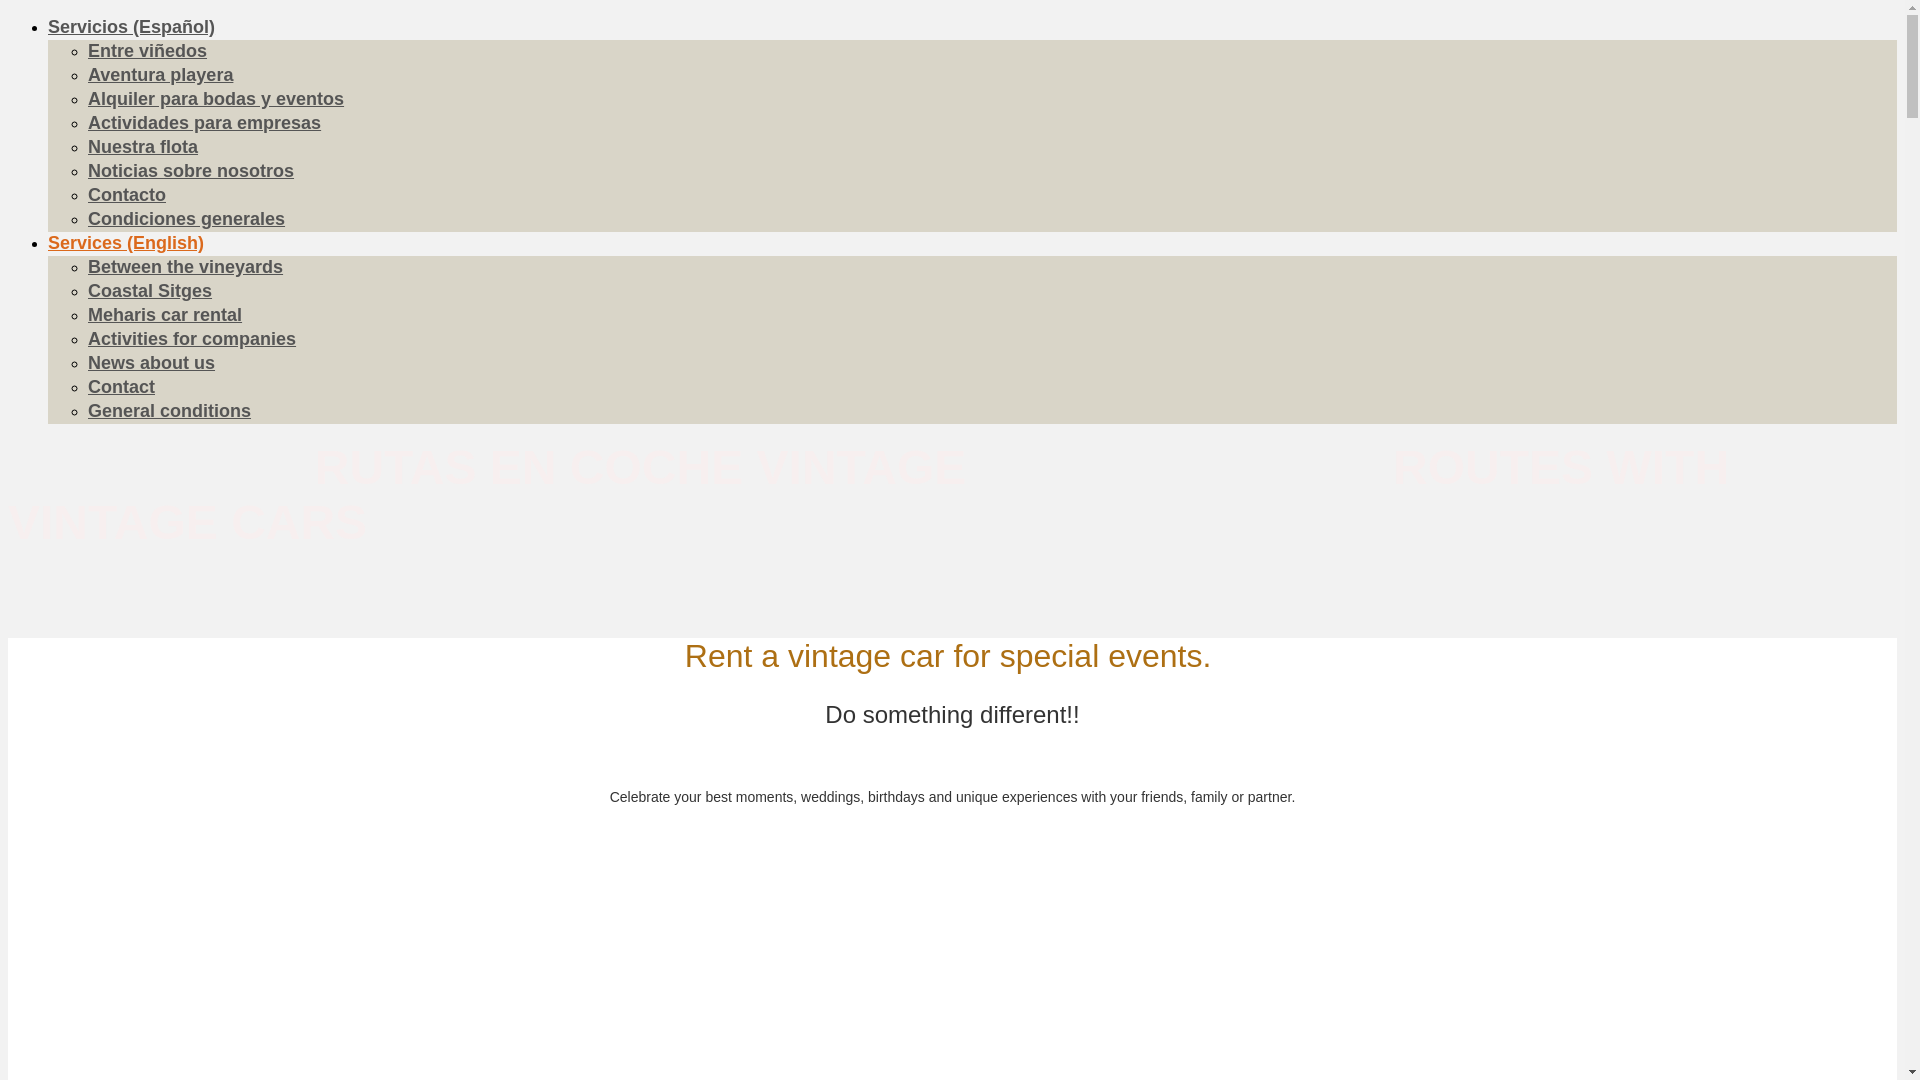 The height and width of the screenshot is (1080, 1920). Describe the element at coordinates (216, 99) in the screenshot. I see `'Alquiler para bodas y eventos'` at that location.